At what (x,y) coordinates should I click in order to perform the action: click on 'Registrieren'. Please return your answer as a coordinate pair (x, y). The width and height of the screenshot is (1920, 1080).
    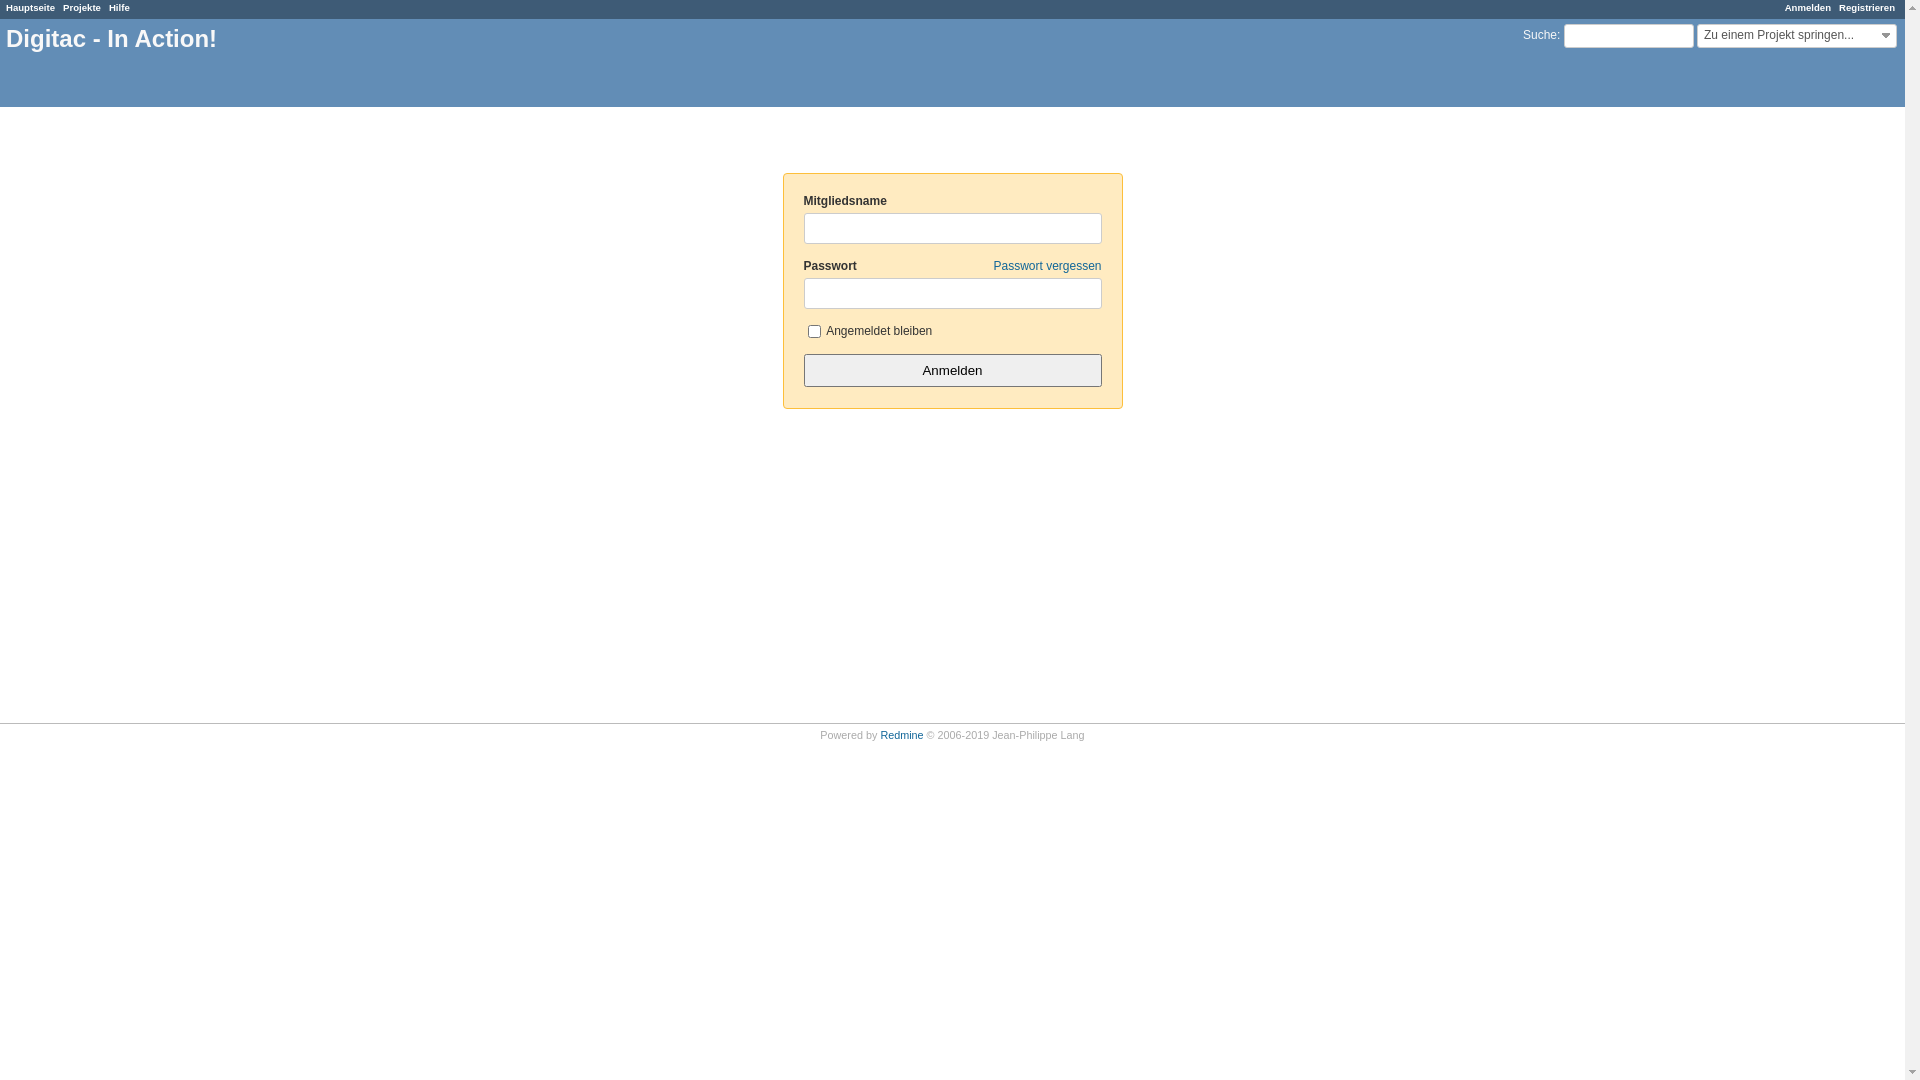
    Looking at the image, I should click on (1838, 7).